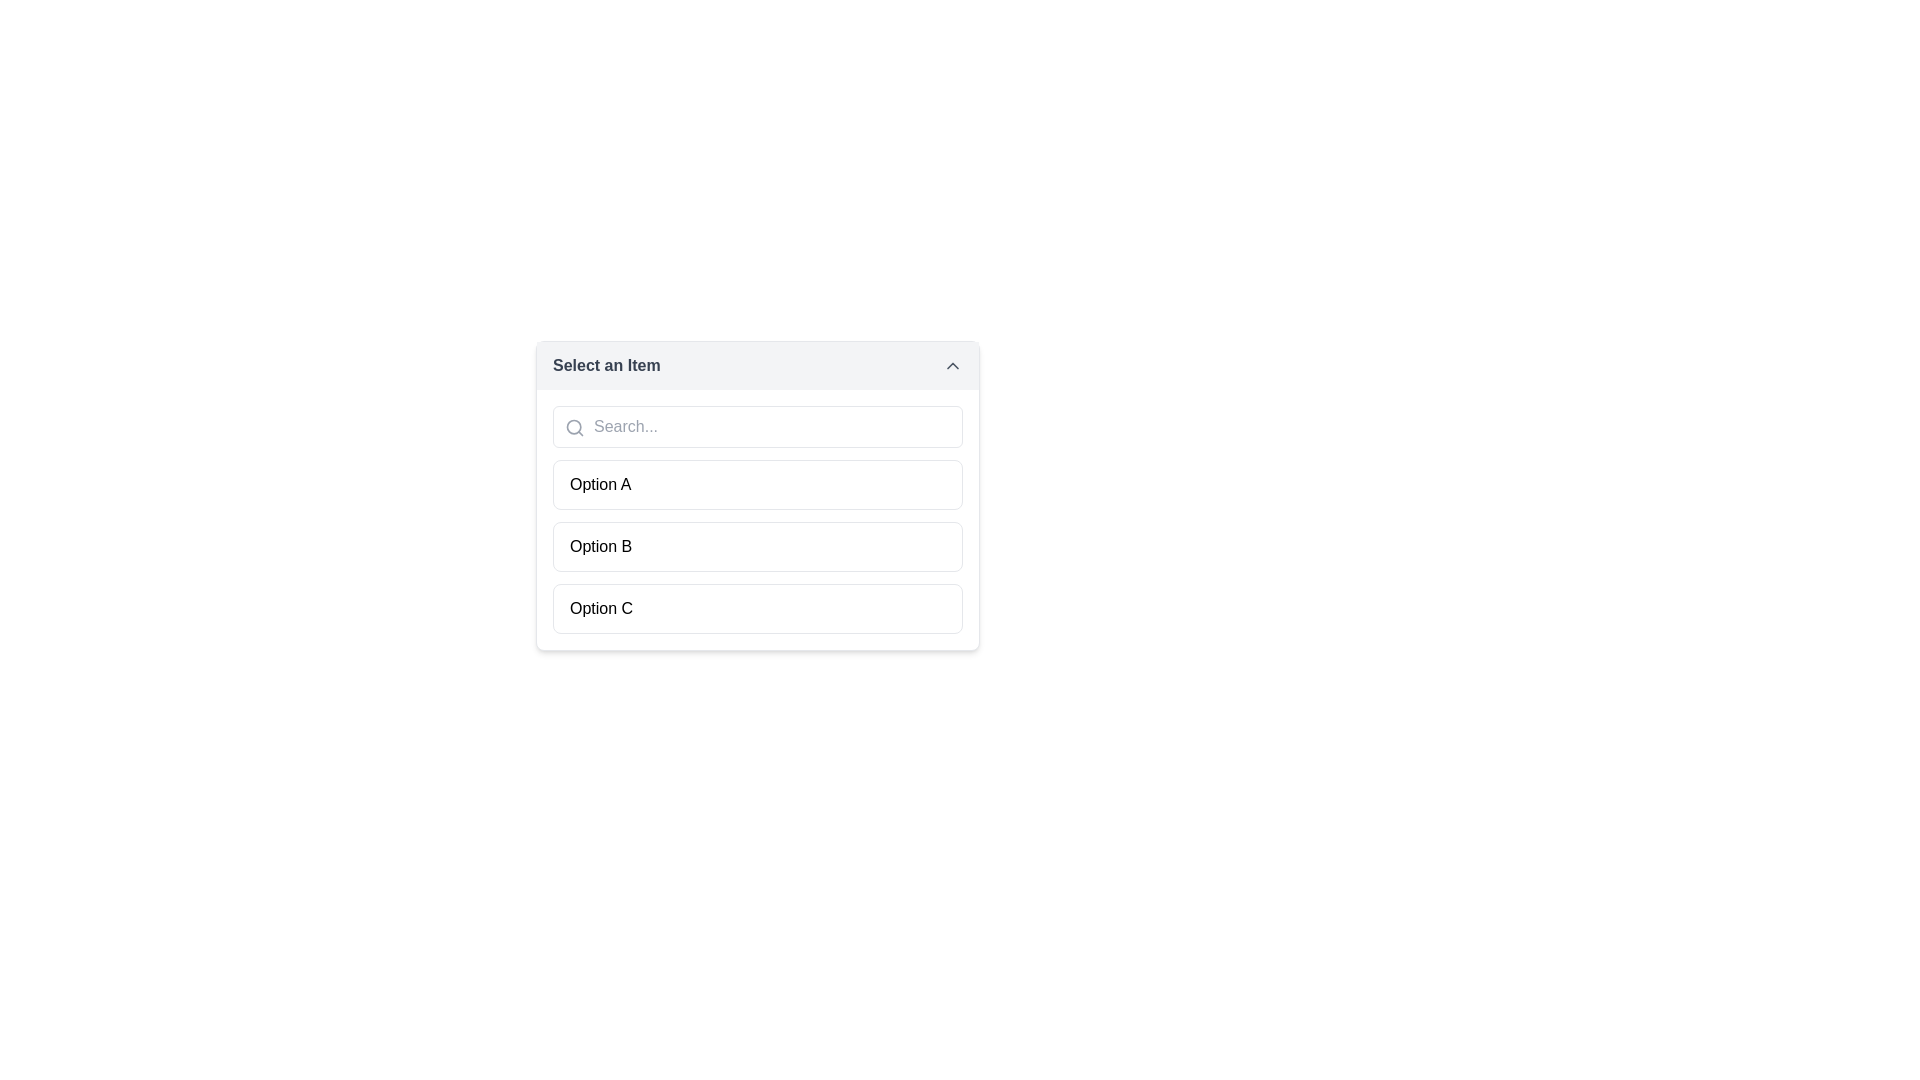  I want to click on the third option in the vertical selection menu, so click(757, 608).